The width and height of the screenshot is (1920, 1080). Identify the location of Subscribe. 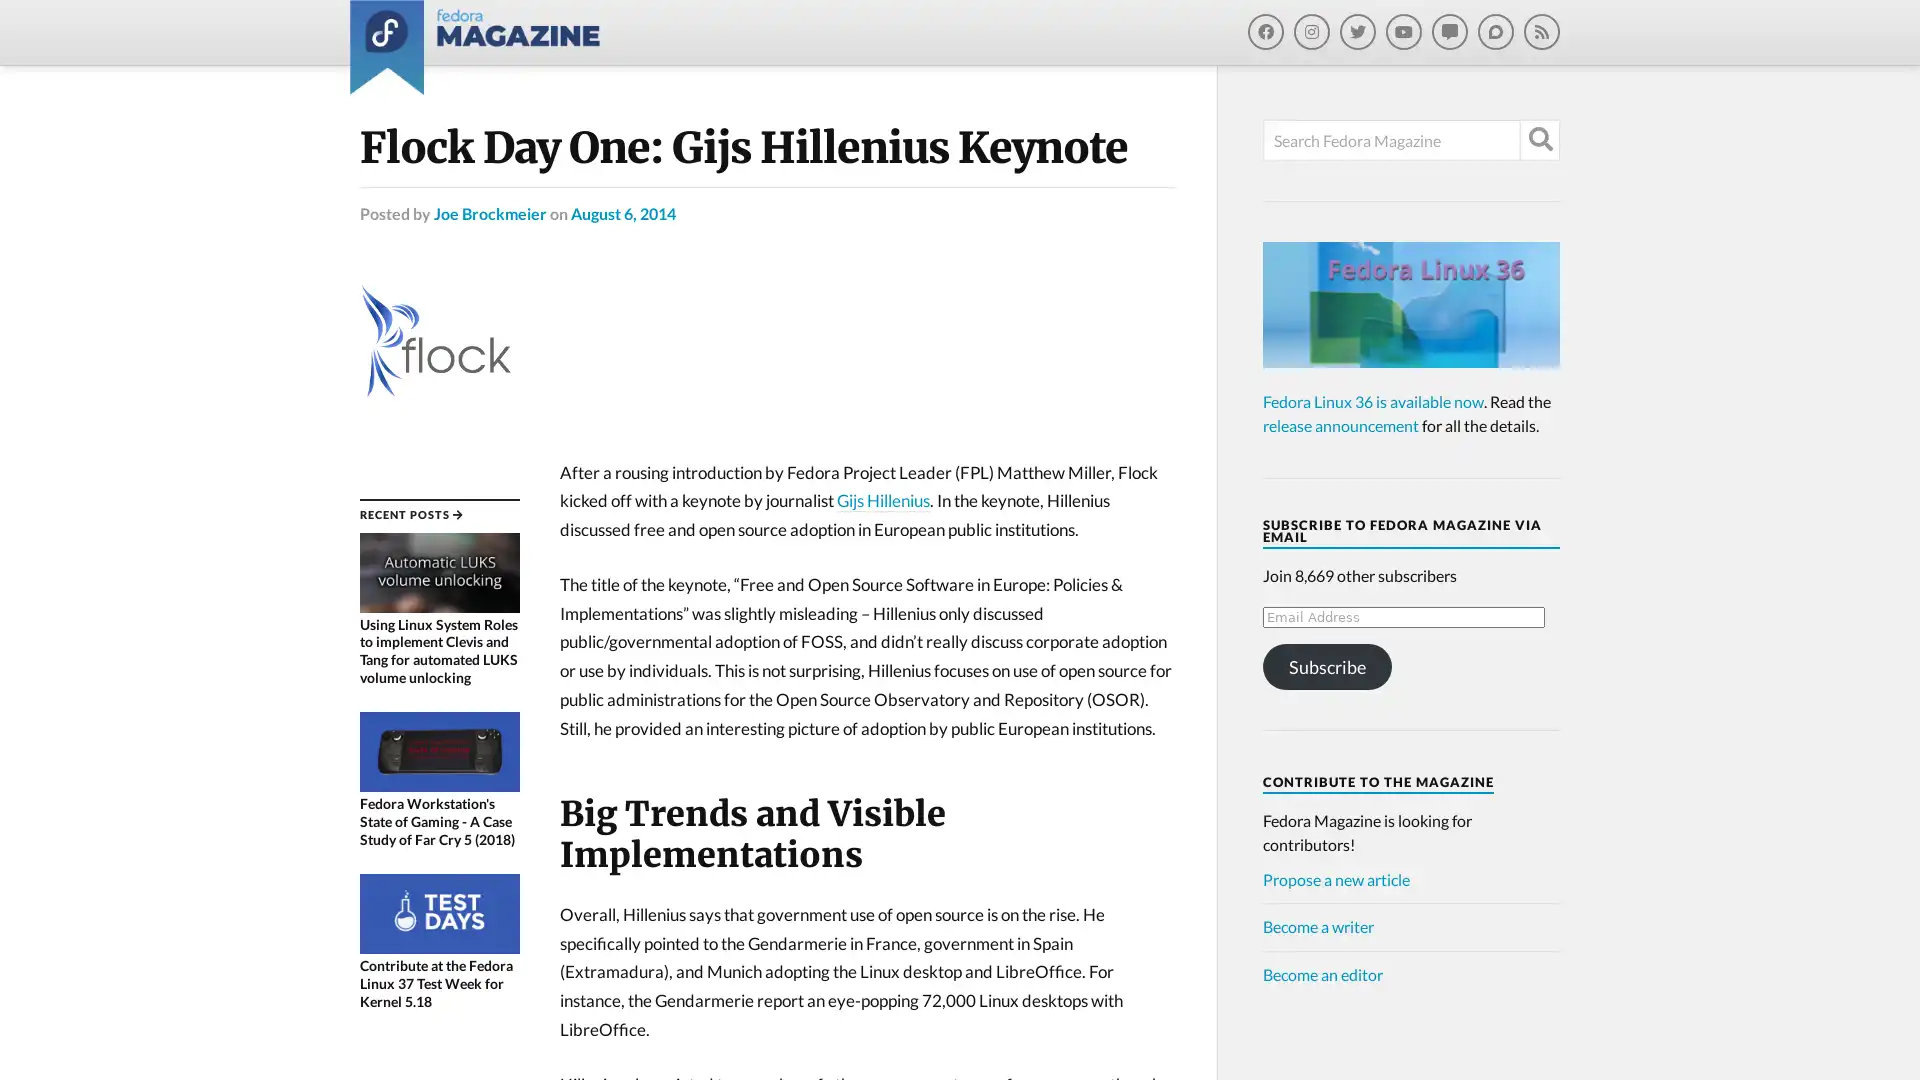
(1326, 667).